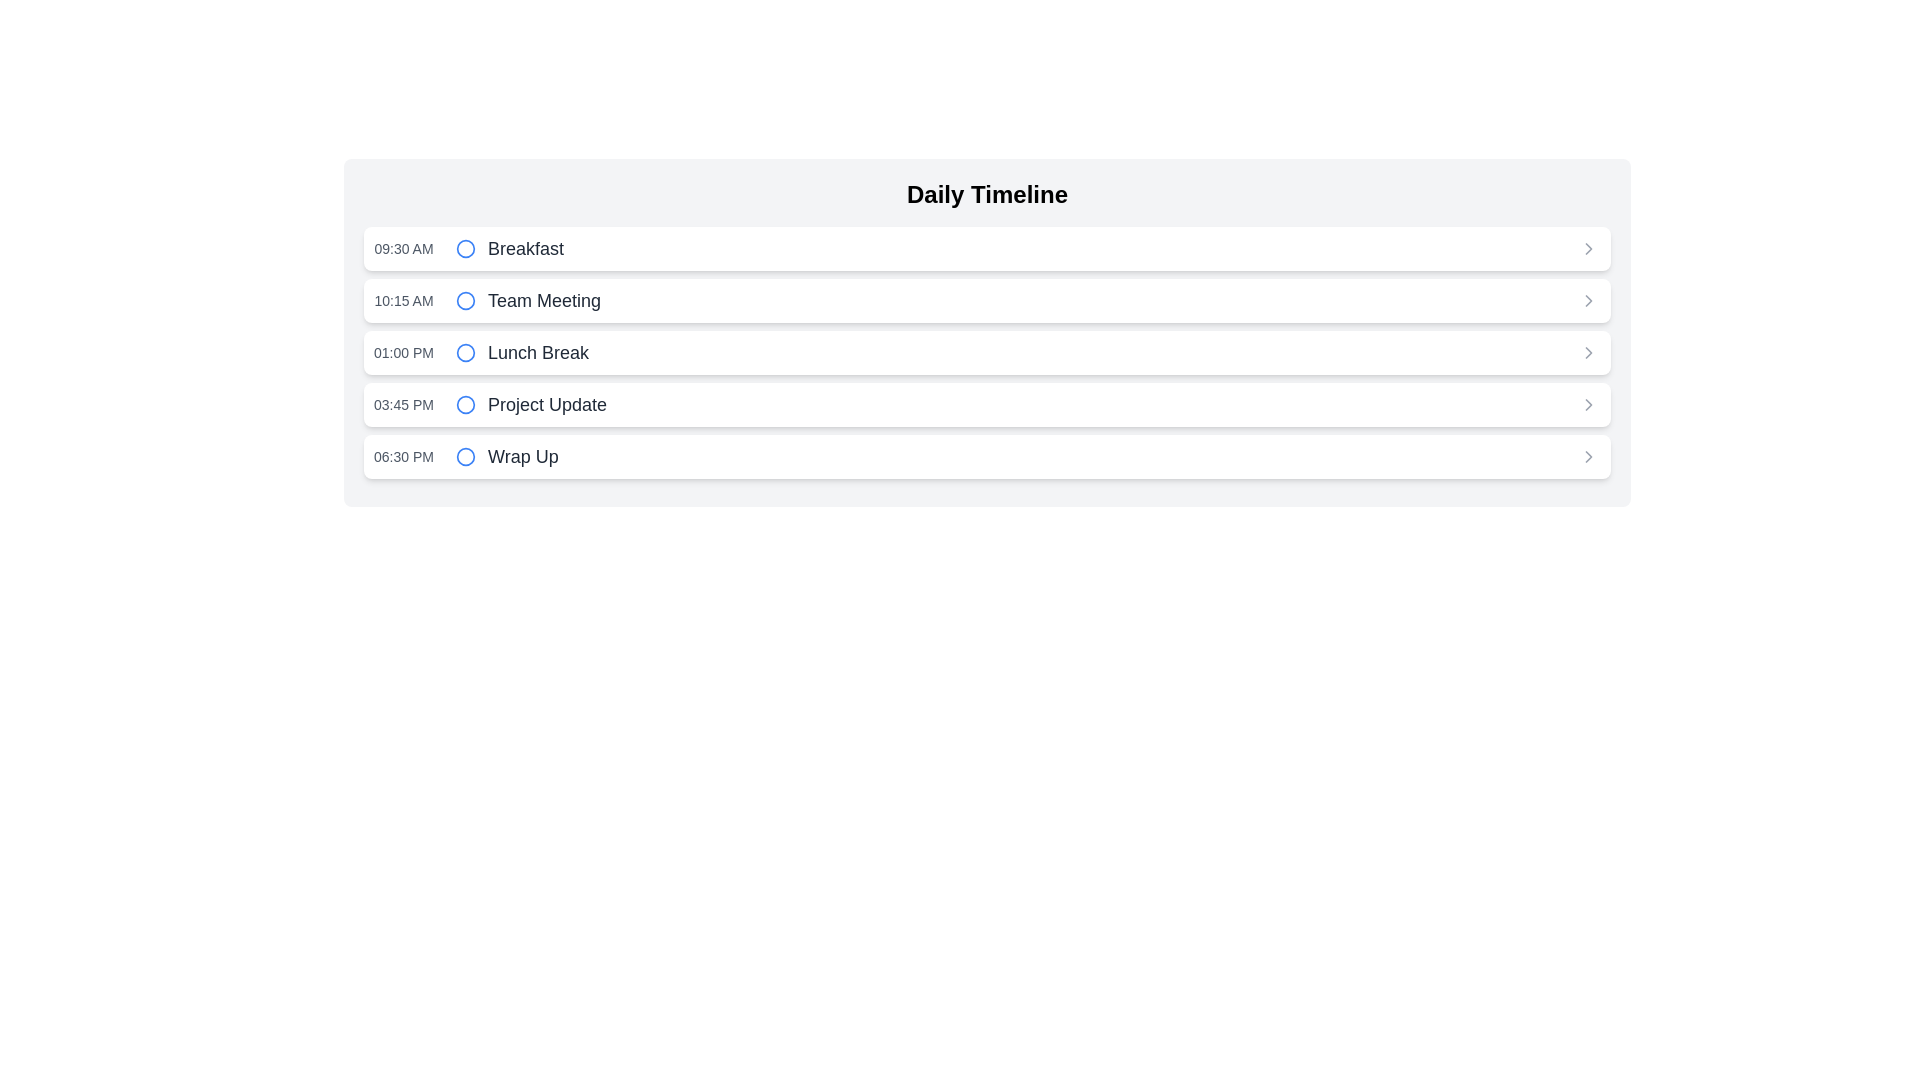 This screenshot has width=1920, height=1080. I want to click on the Text Label indicating the time associated with the 'Lunch Break' event in the timeline, located to the left of the 'Lunch Break' label, so click(402, 352).